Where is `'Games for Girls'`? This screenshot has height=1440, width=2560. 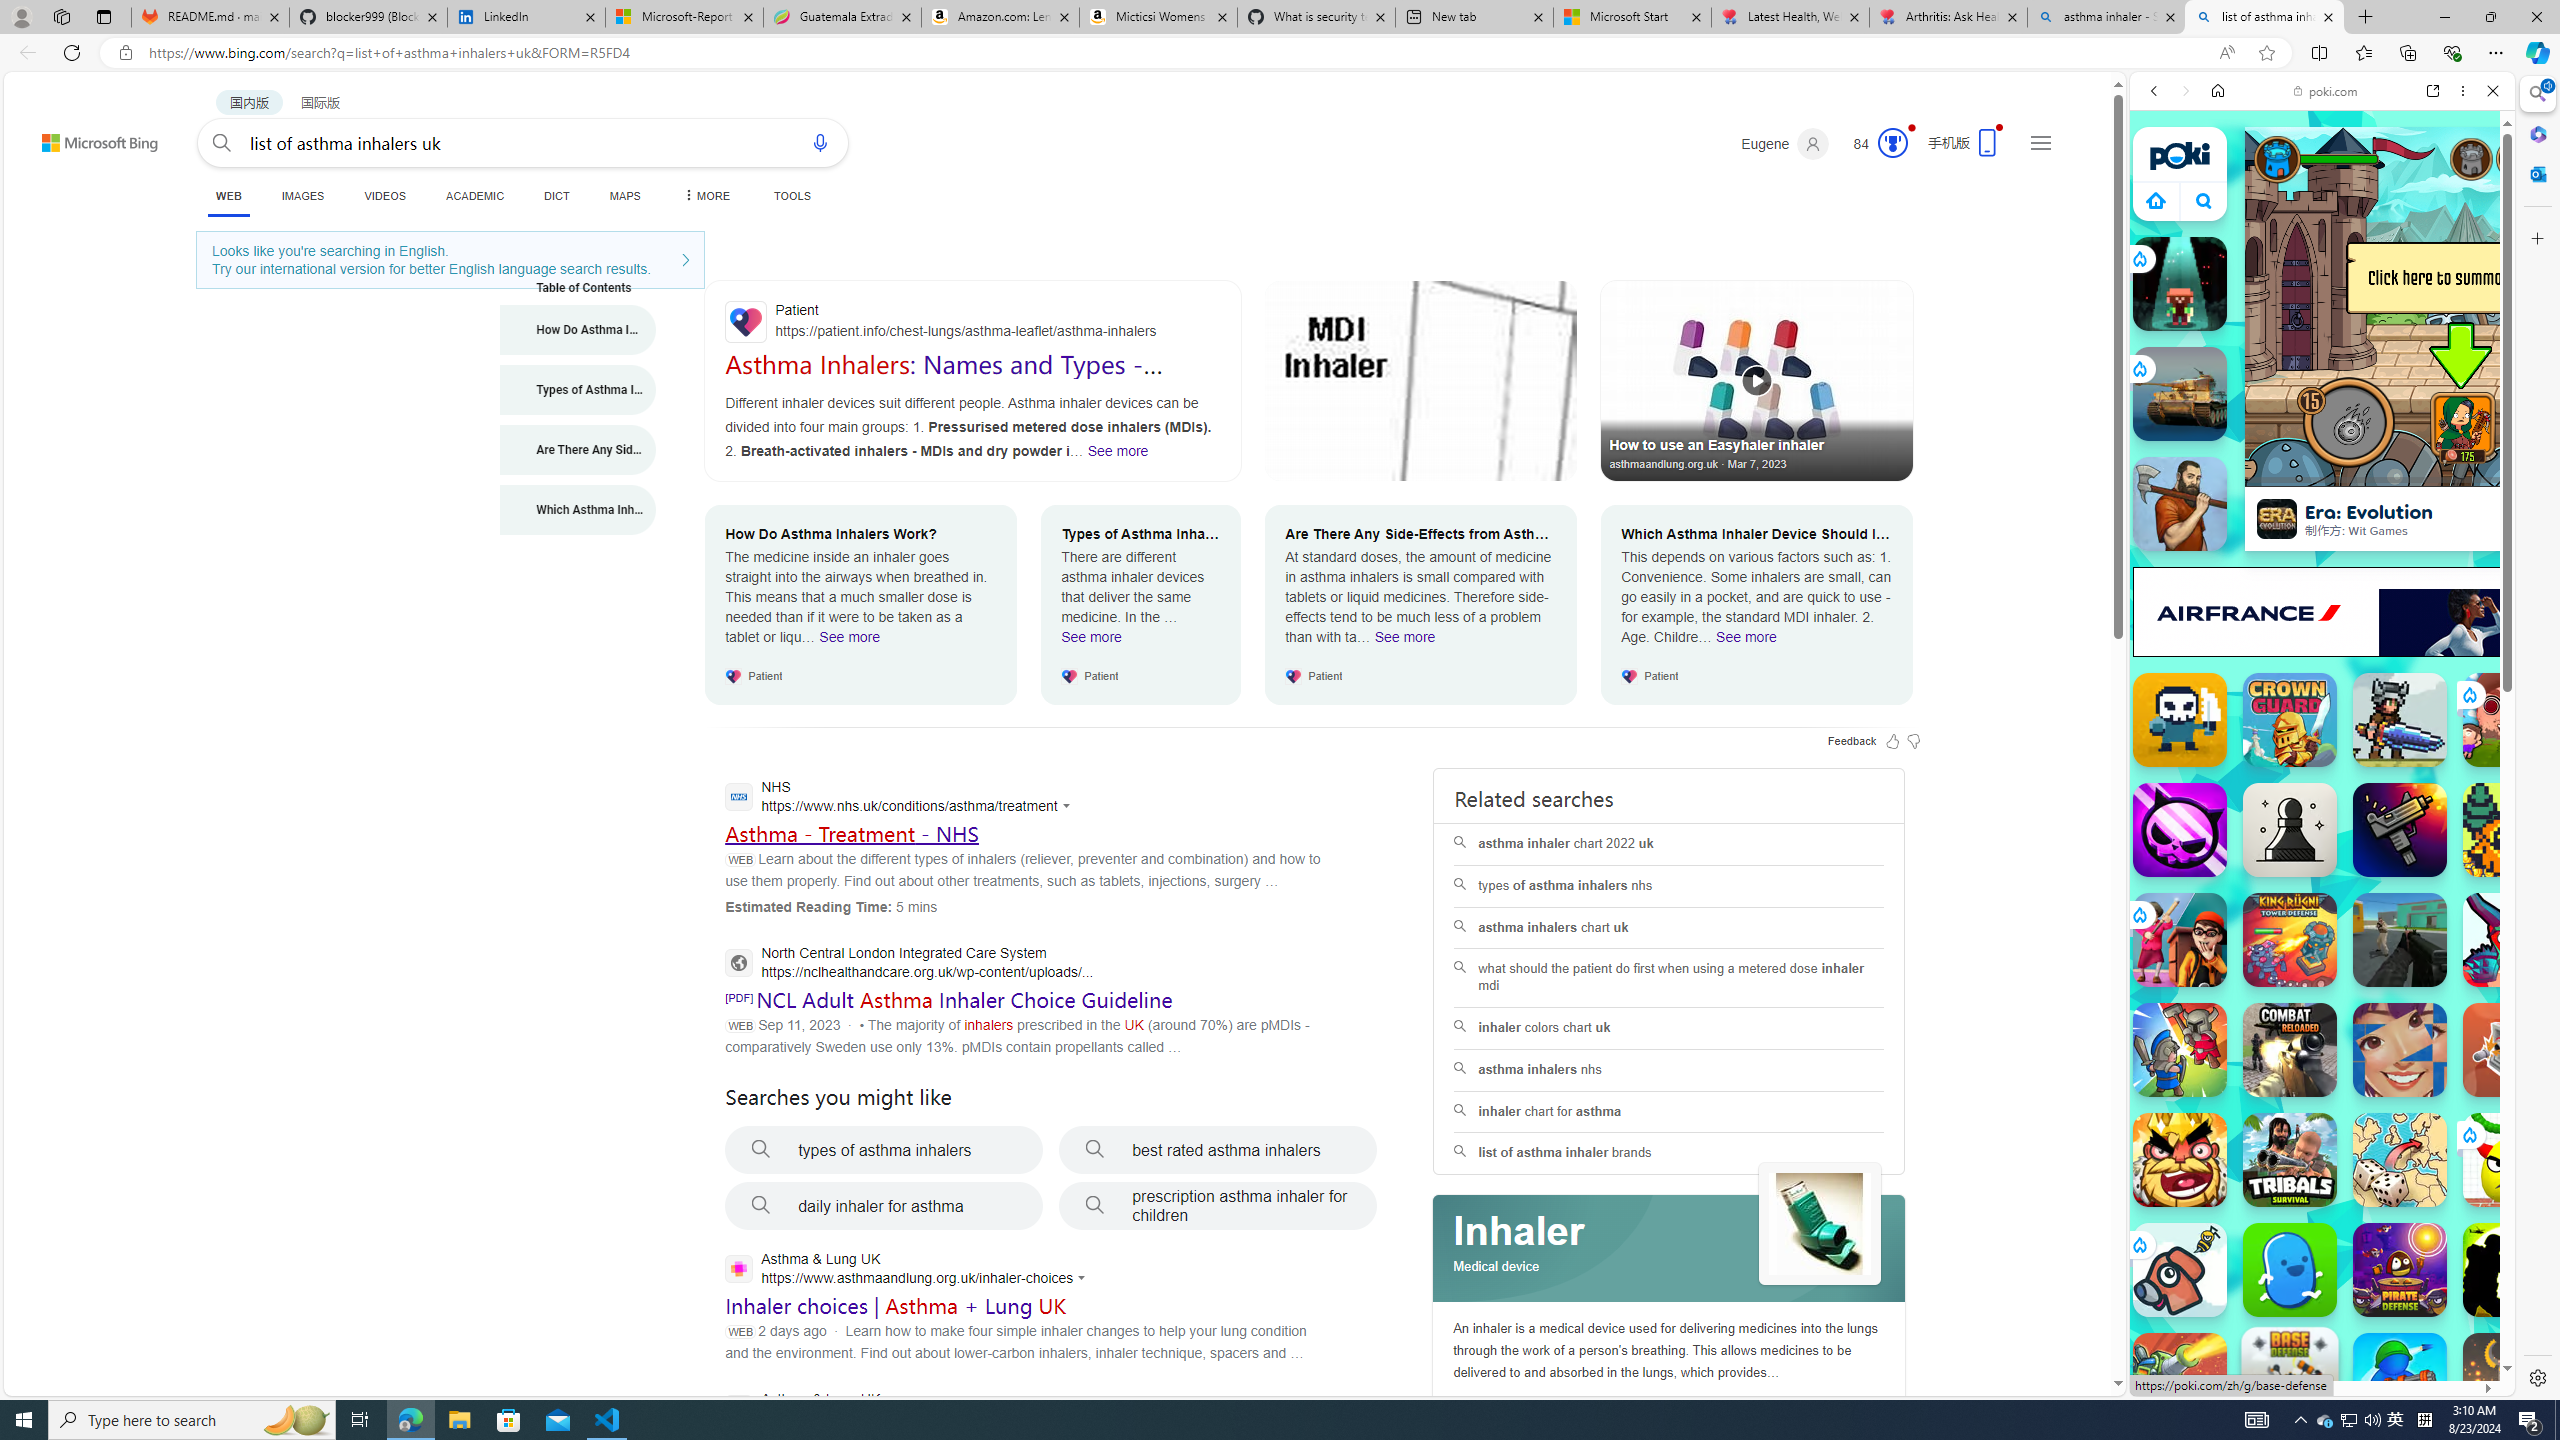
'Games for Girls' is located at coordinates (2320, 716).